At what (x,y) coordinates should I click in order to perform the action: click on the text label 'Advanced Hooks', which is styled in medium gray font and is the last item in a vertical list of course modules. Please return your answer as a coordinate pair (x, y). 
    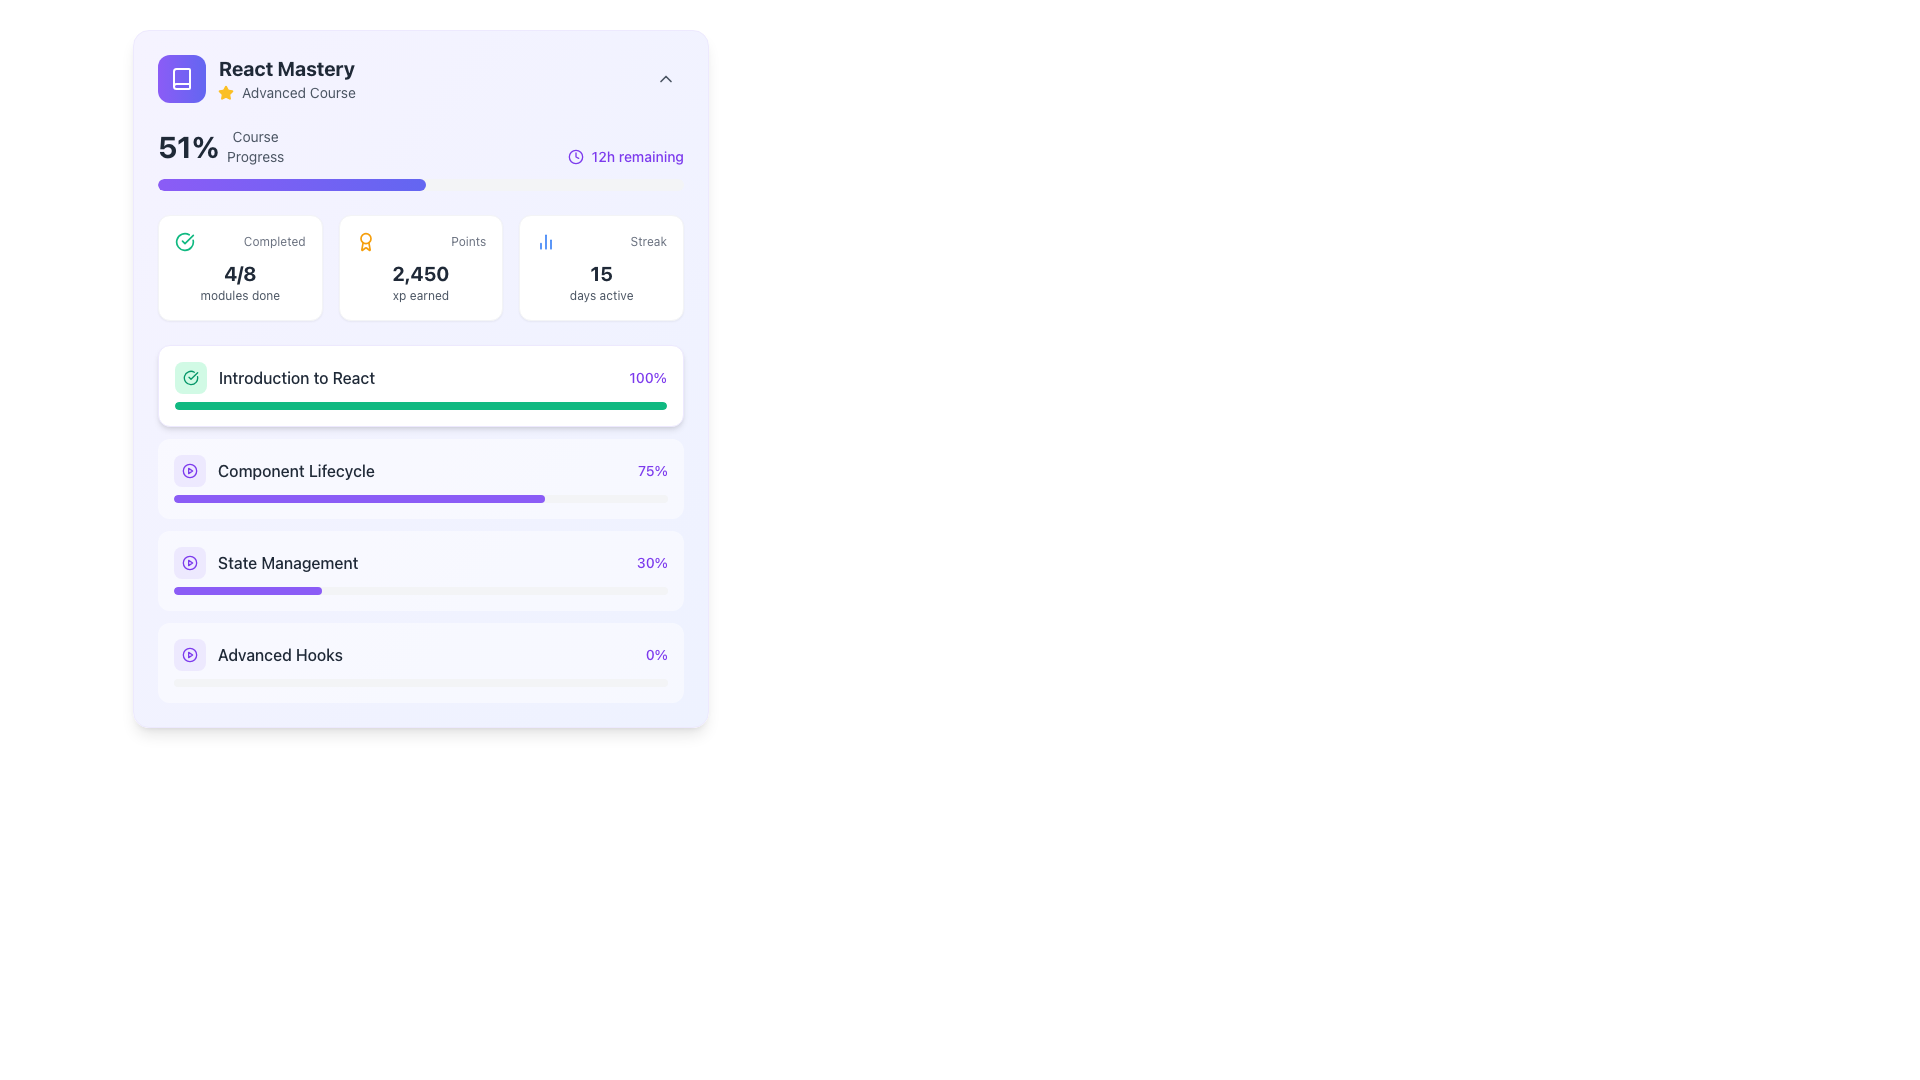
    Looking at the image, I should click on (279, 655).